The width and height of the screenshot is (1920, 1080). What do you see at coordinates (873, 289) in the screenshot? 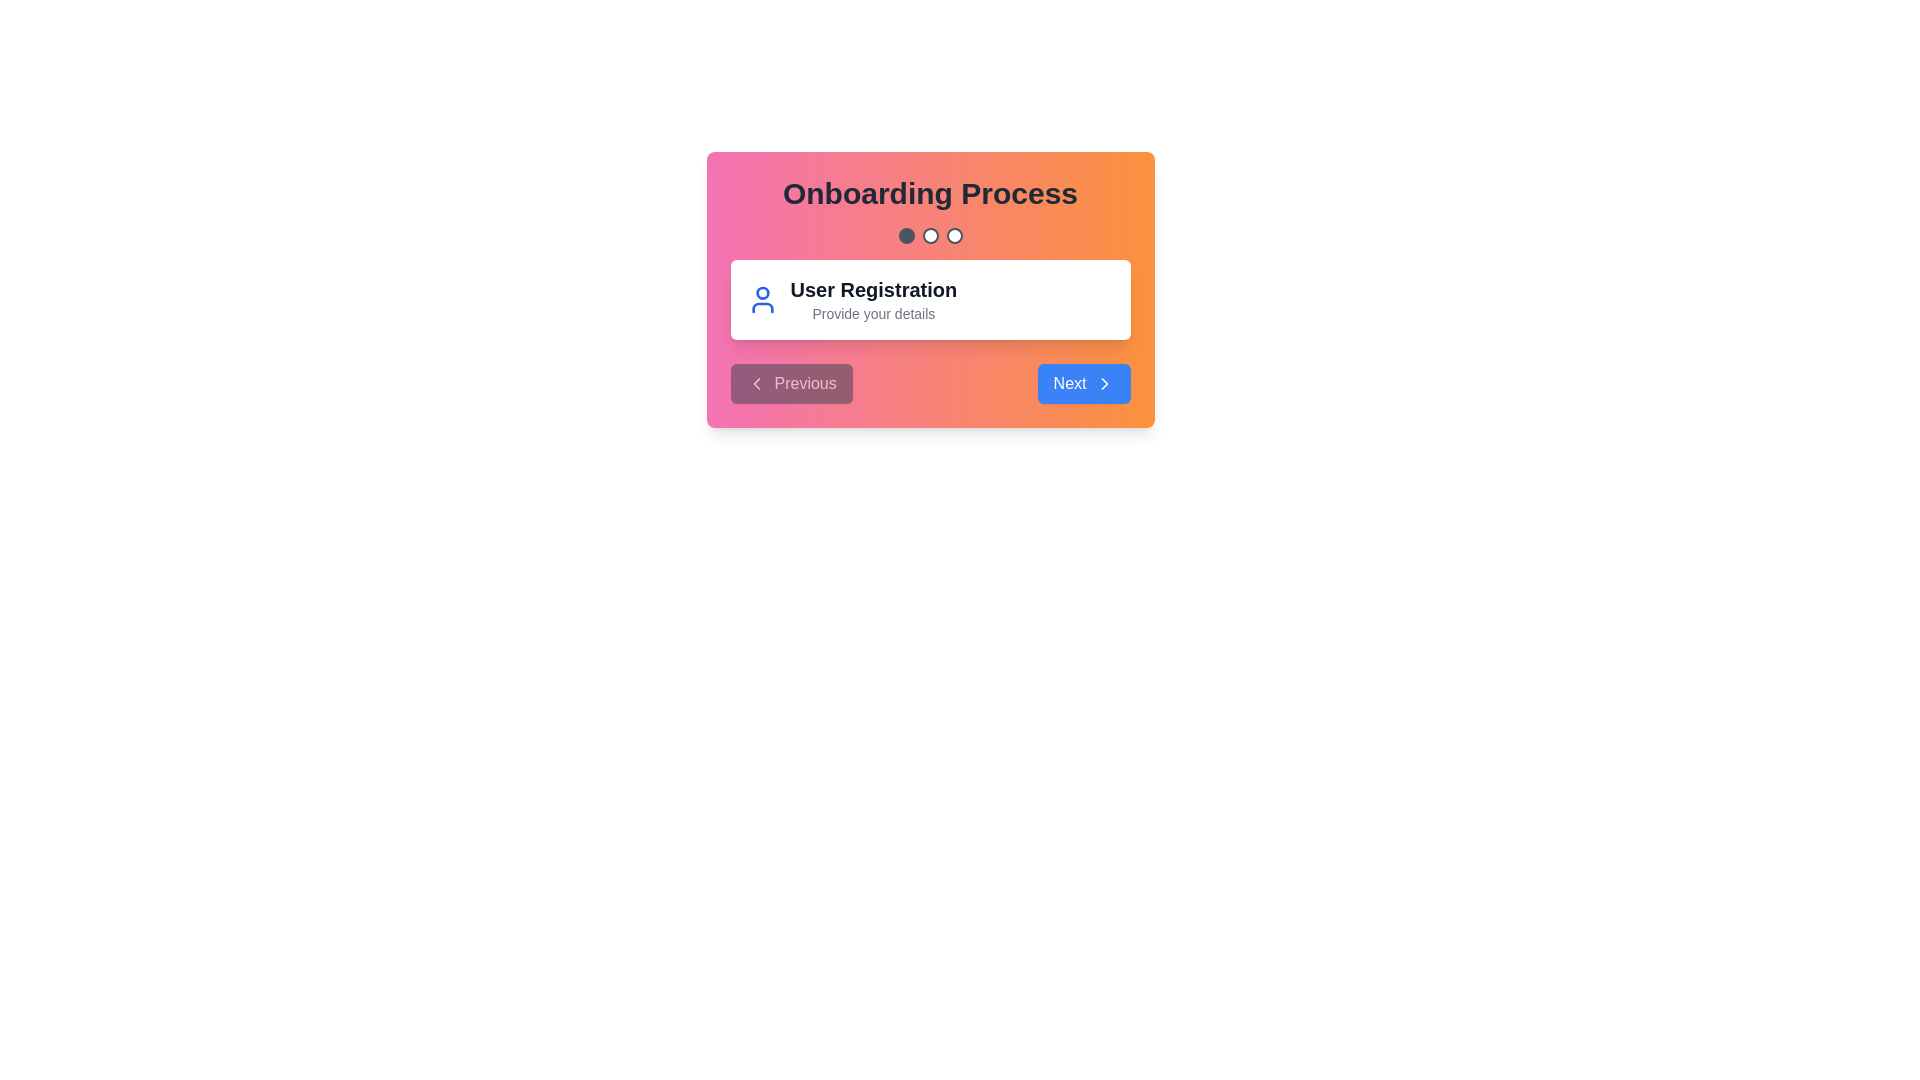
I see `the Text element titled 'User Registration', which serves as the main title for the onboarding process section` at bounding box center [873, 289].